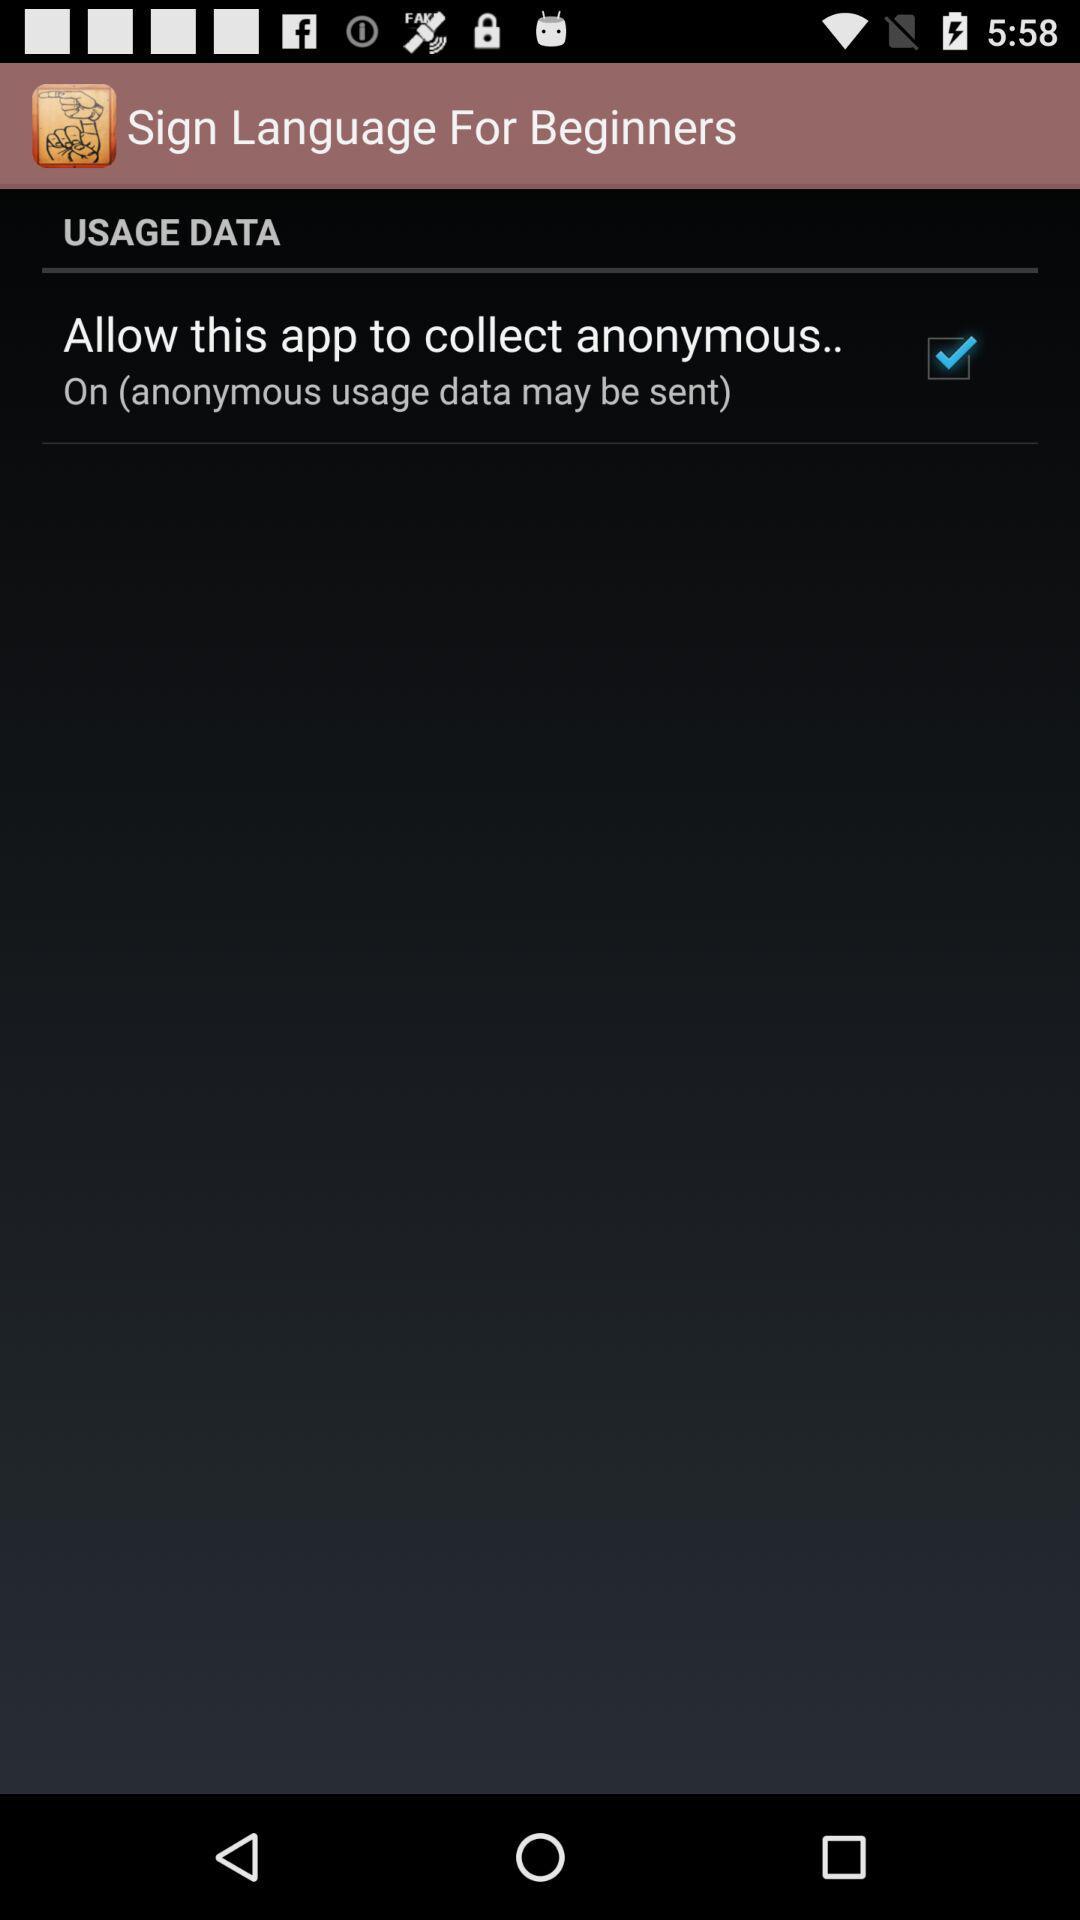  I want to click on app below the usage data icon, so click(463, 333).